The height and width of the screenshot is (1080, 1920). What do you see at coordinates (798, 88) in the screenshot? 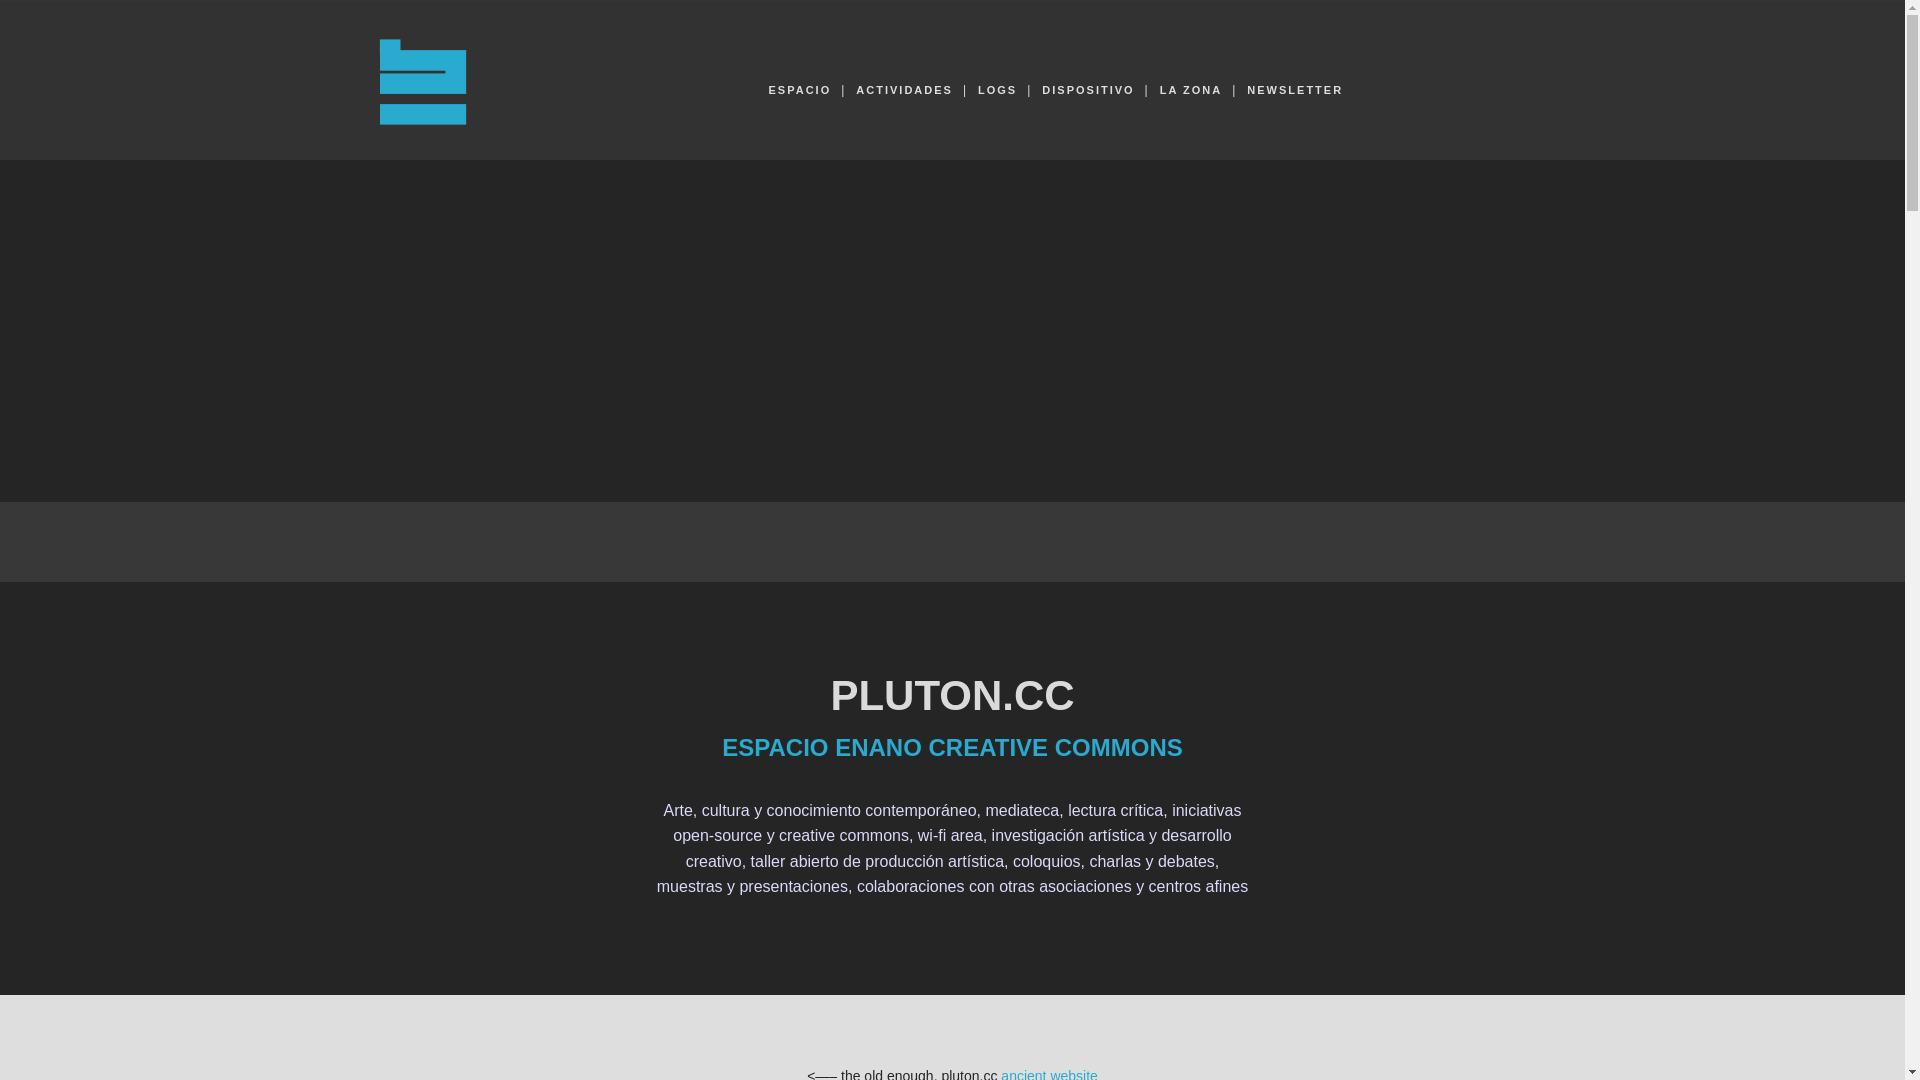
I see `'ESPACIO'` at bounding box center [798, 88].